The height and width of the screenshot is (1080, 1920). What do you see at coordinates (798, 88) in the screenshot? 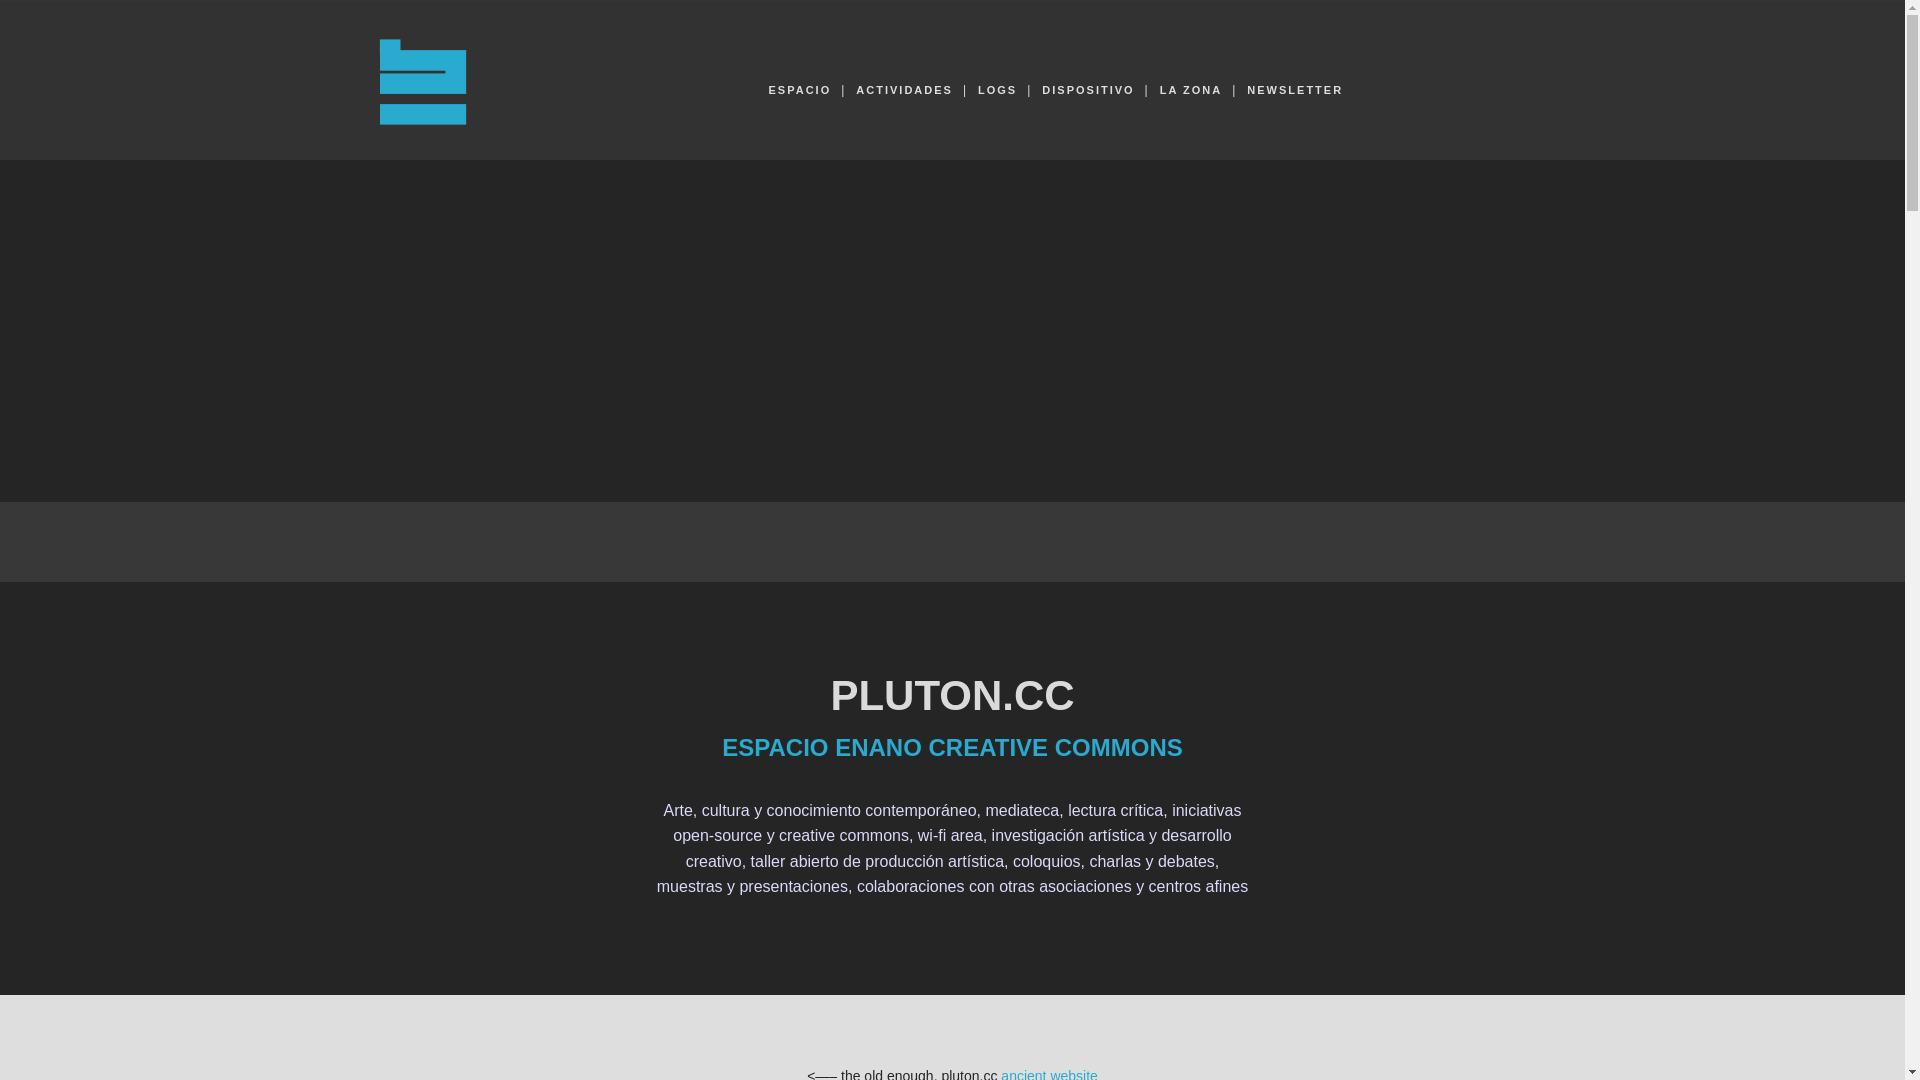
I see `'ESPACIO'` at bounding box center [798, 88].